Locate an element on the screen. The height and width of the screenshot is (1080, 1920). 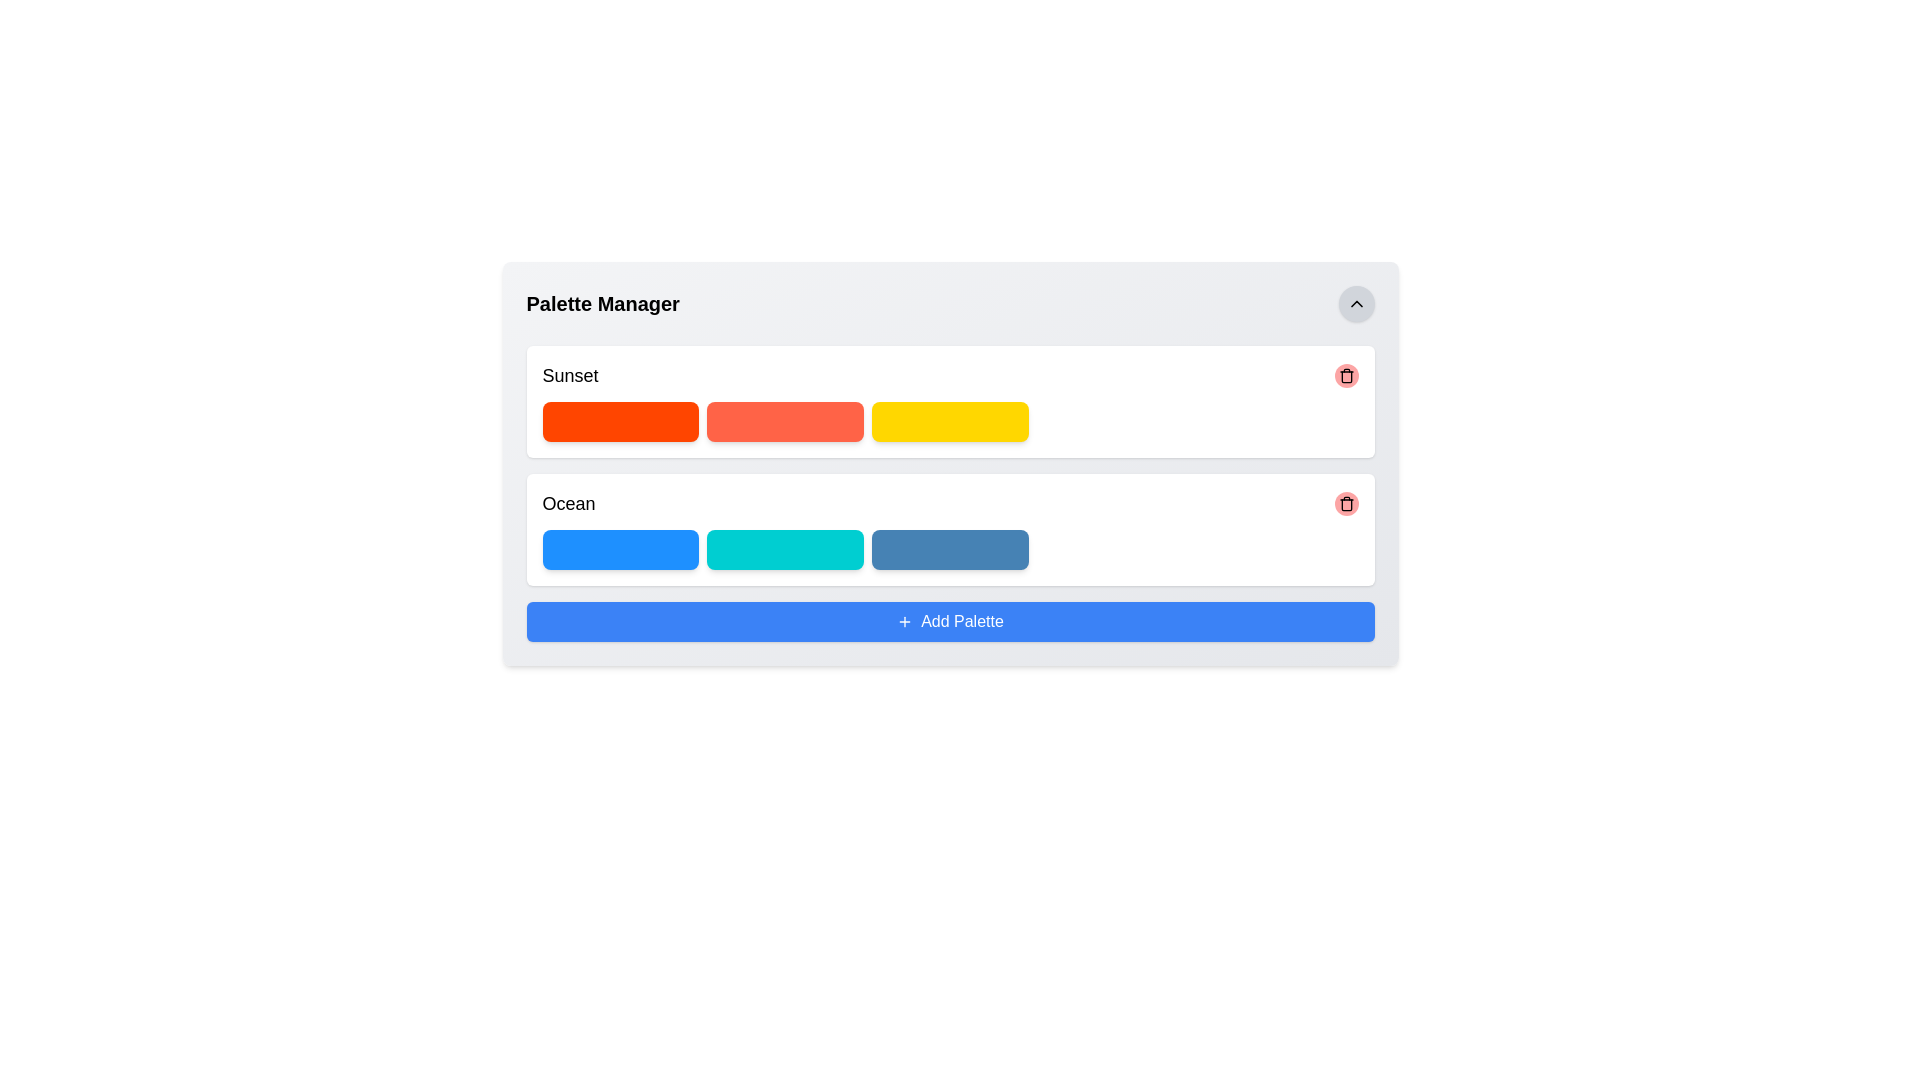
the third color block in the 'Ocean' section, which is part of a grid layout displaying color samples is located at coordinates (949, 550).